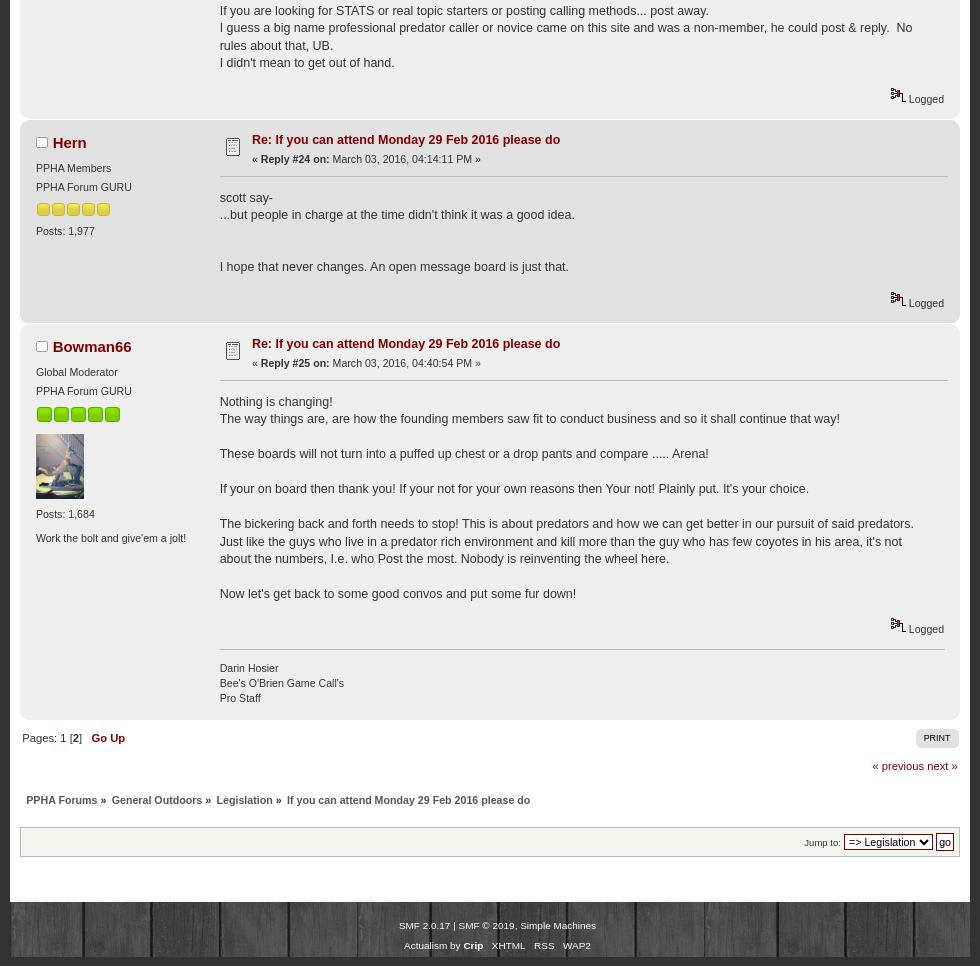  What do you see at coordinates (566, 540) in the screenshot?
I see `'The bickering back and forth needs to stop! This is about predators and how we can get better in our pursuit of said predators. Just like the guys who live in a predator rich environment and kill more than the guy who has few coyotes in his area, it's not about the numbers, I.e. who Post the most. Nobody is reinventing the wheel here.'` at bounding box center [566, 540].